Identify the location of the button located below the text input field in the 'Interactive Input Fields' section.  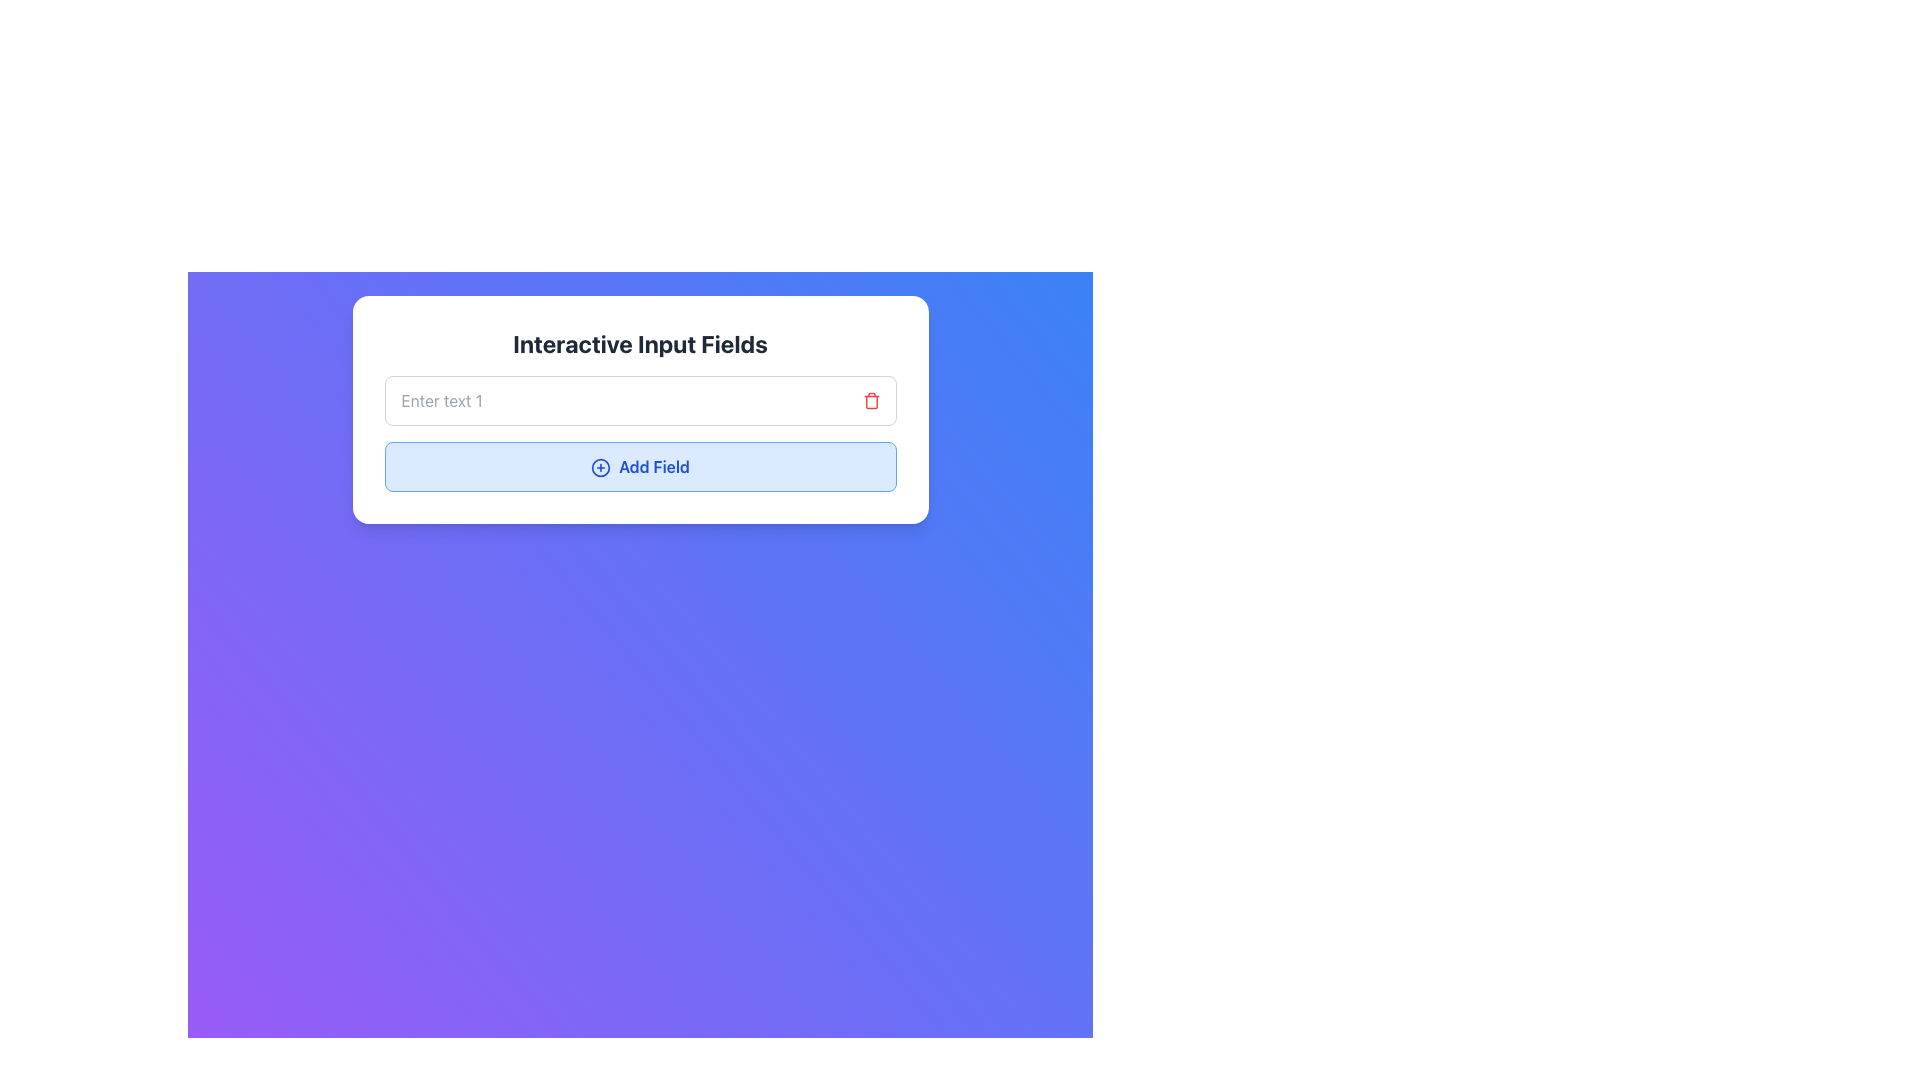
(640, 433).